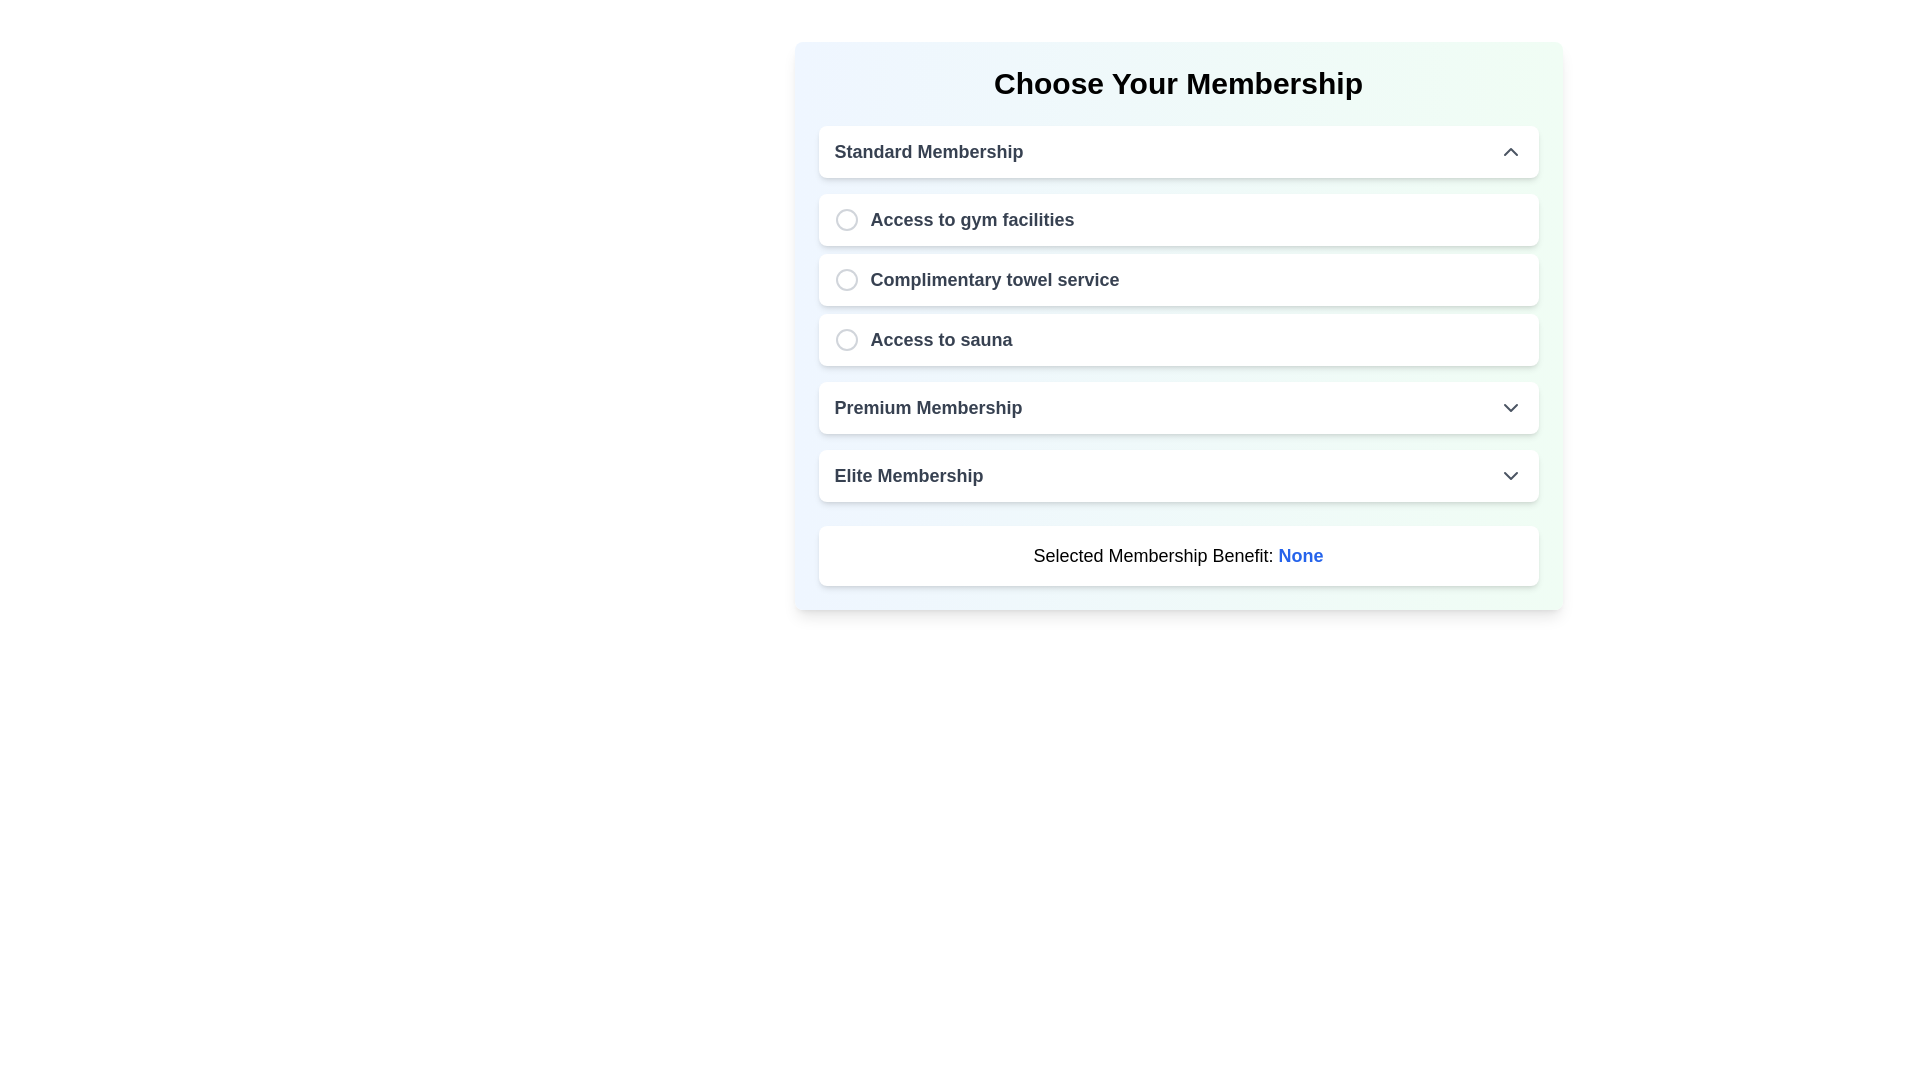  What do you see at coordinates (846, 280) in the screenshot?
I see `the radio button for 'Complimentary towel service' located in the second row under 'Standard Membership'` at bounding box center [846, 280].